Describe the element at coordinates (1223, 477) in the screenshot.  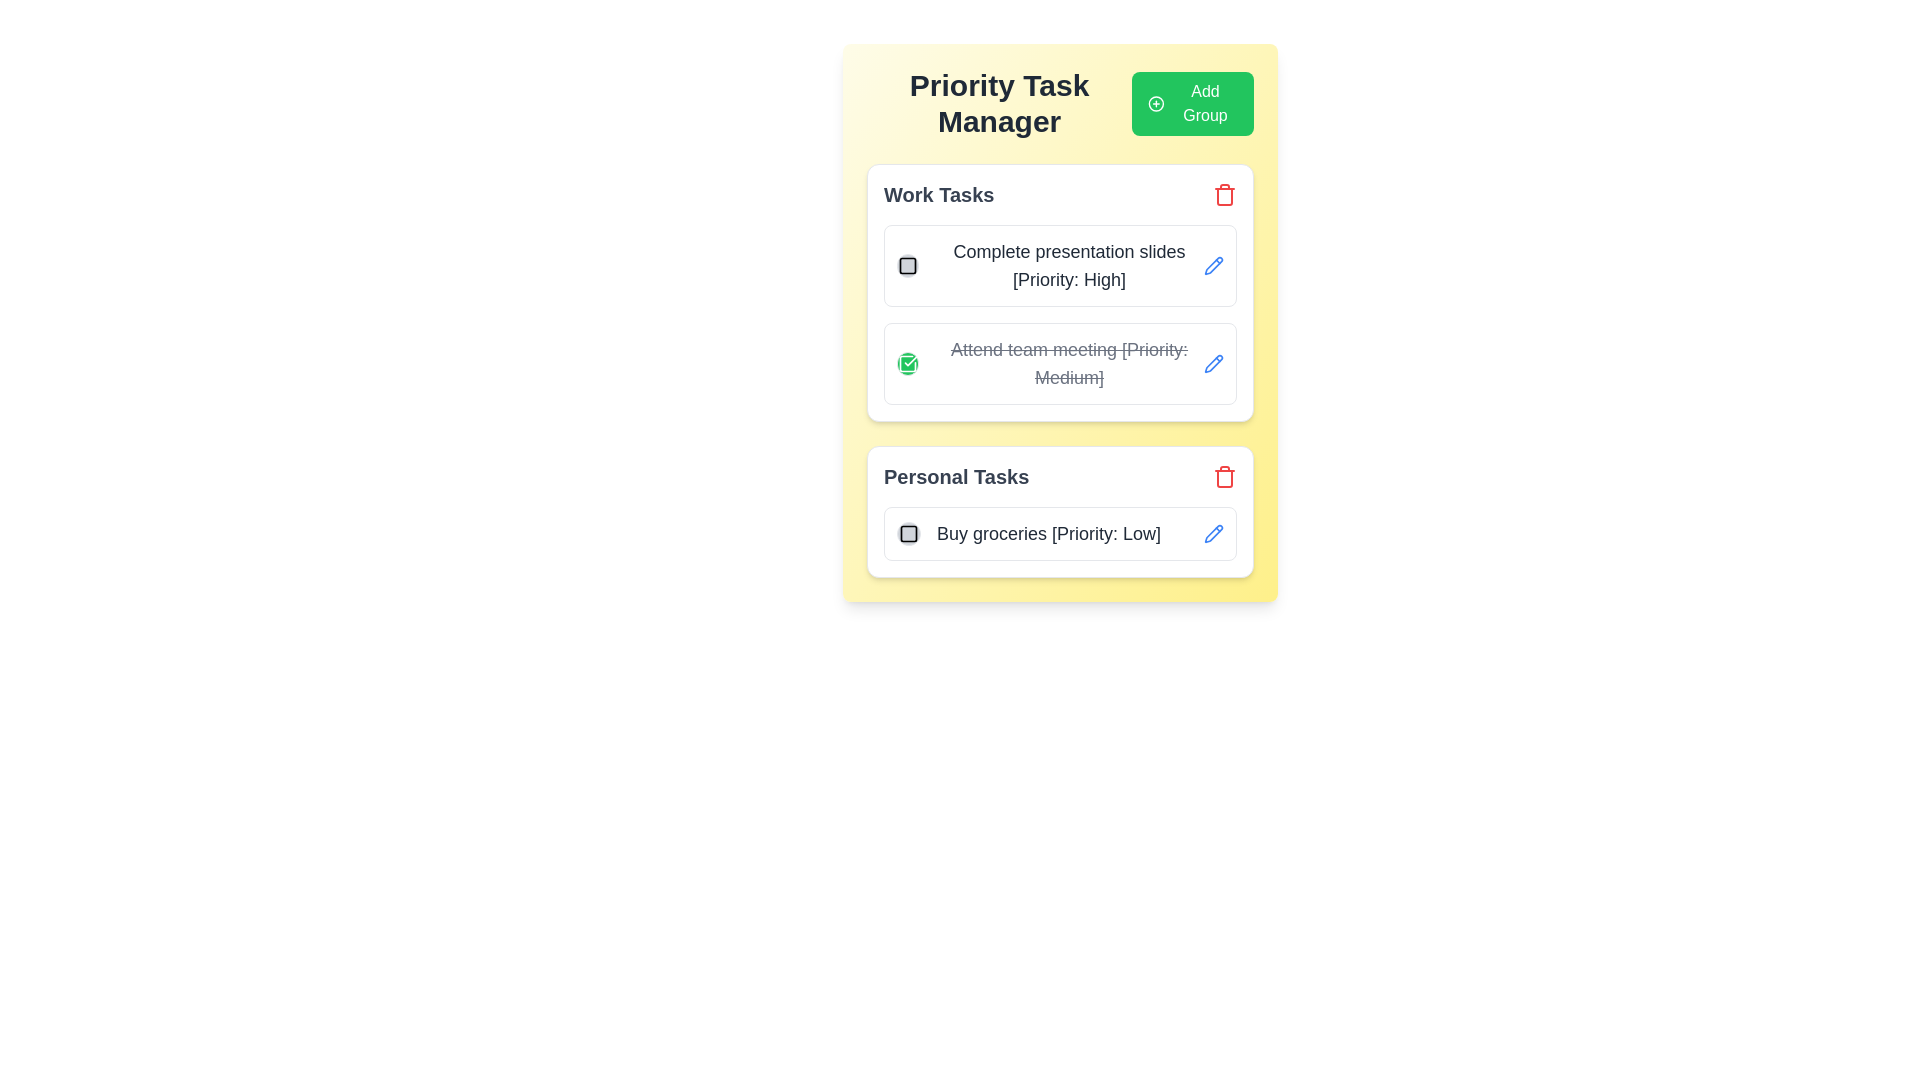
I see `the red trash can icon located on the right side of the 'Personal Tasks' heading` at that location.